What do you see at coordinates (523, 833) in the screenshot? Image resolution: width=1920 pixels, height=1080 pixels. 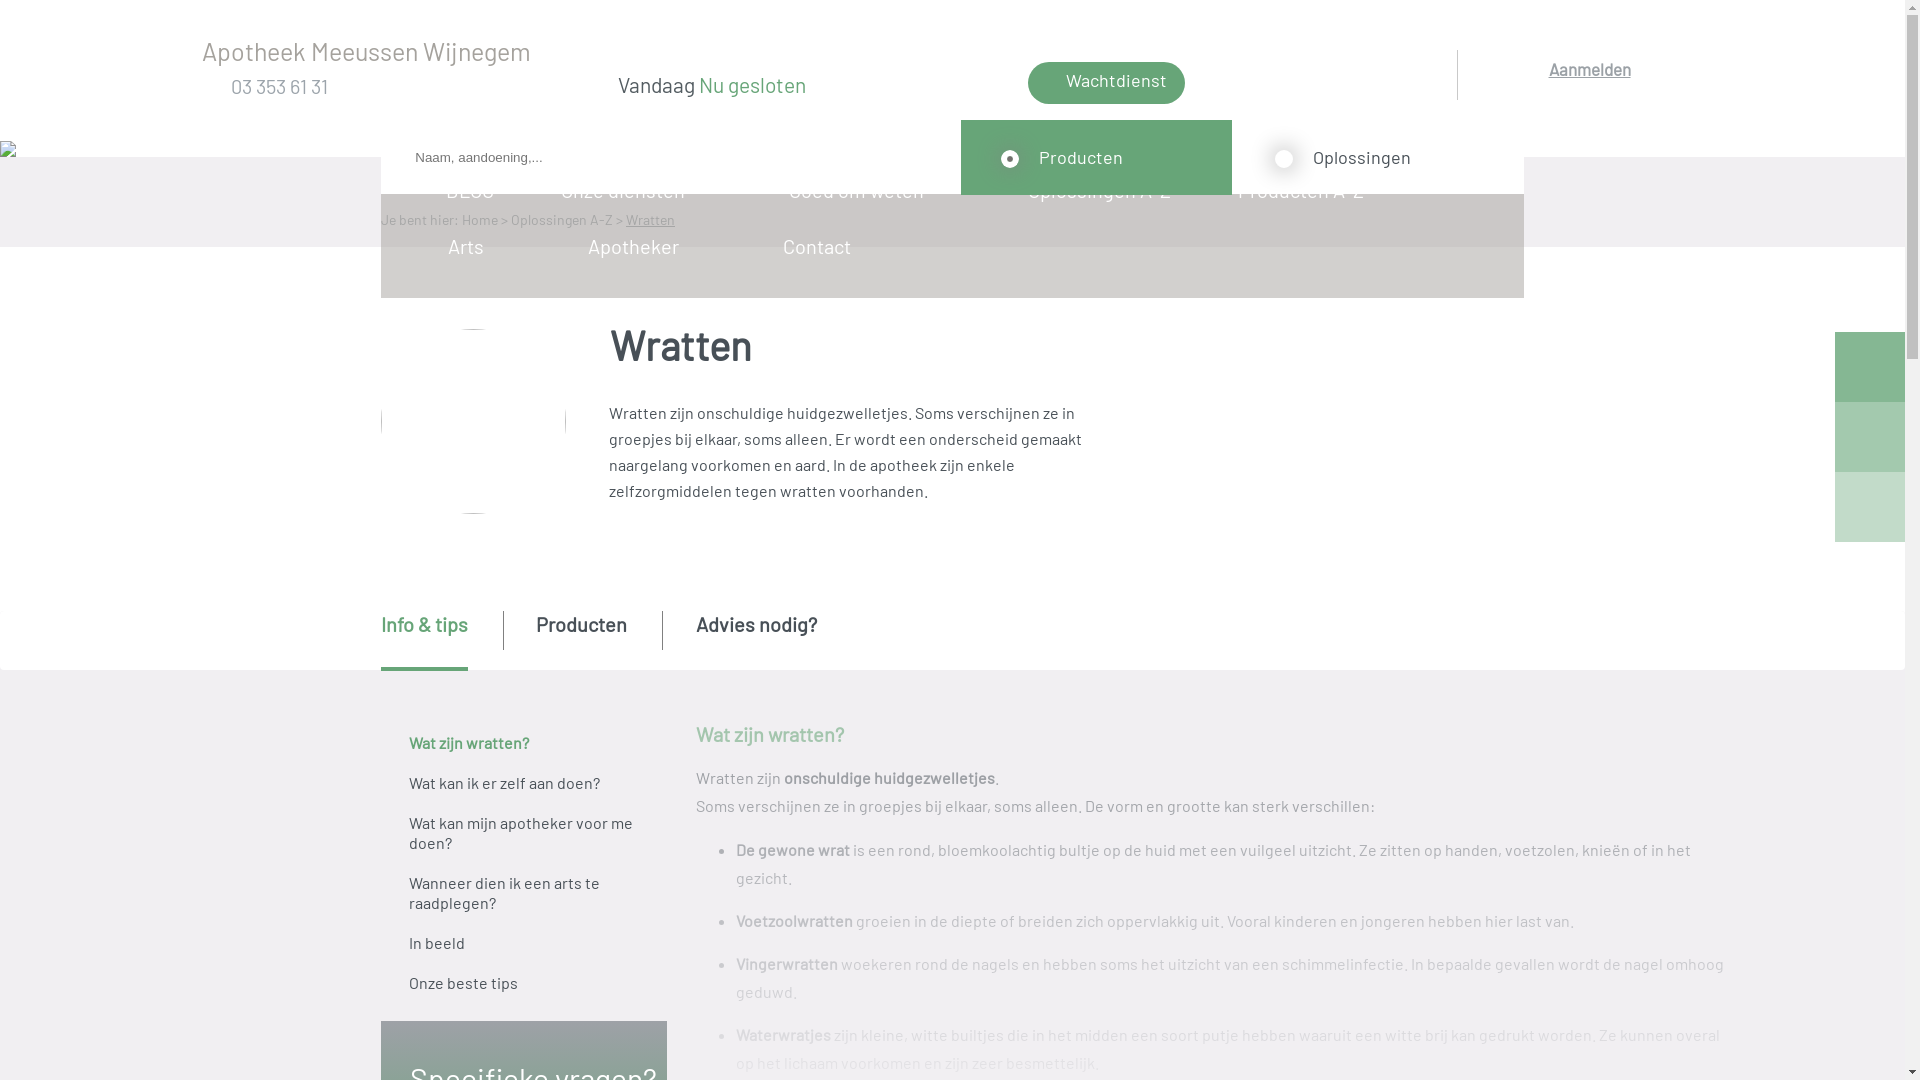 I see `'Wat kan mijn apotheker voor me doen?'` at bounding box center [523, 833].